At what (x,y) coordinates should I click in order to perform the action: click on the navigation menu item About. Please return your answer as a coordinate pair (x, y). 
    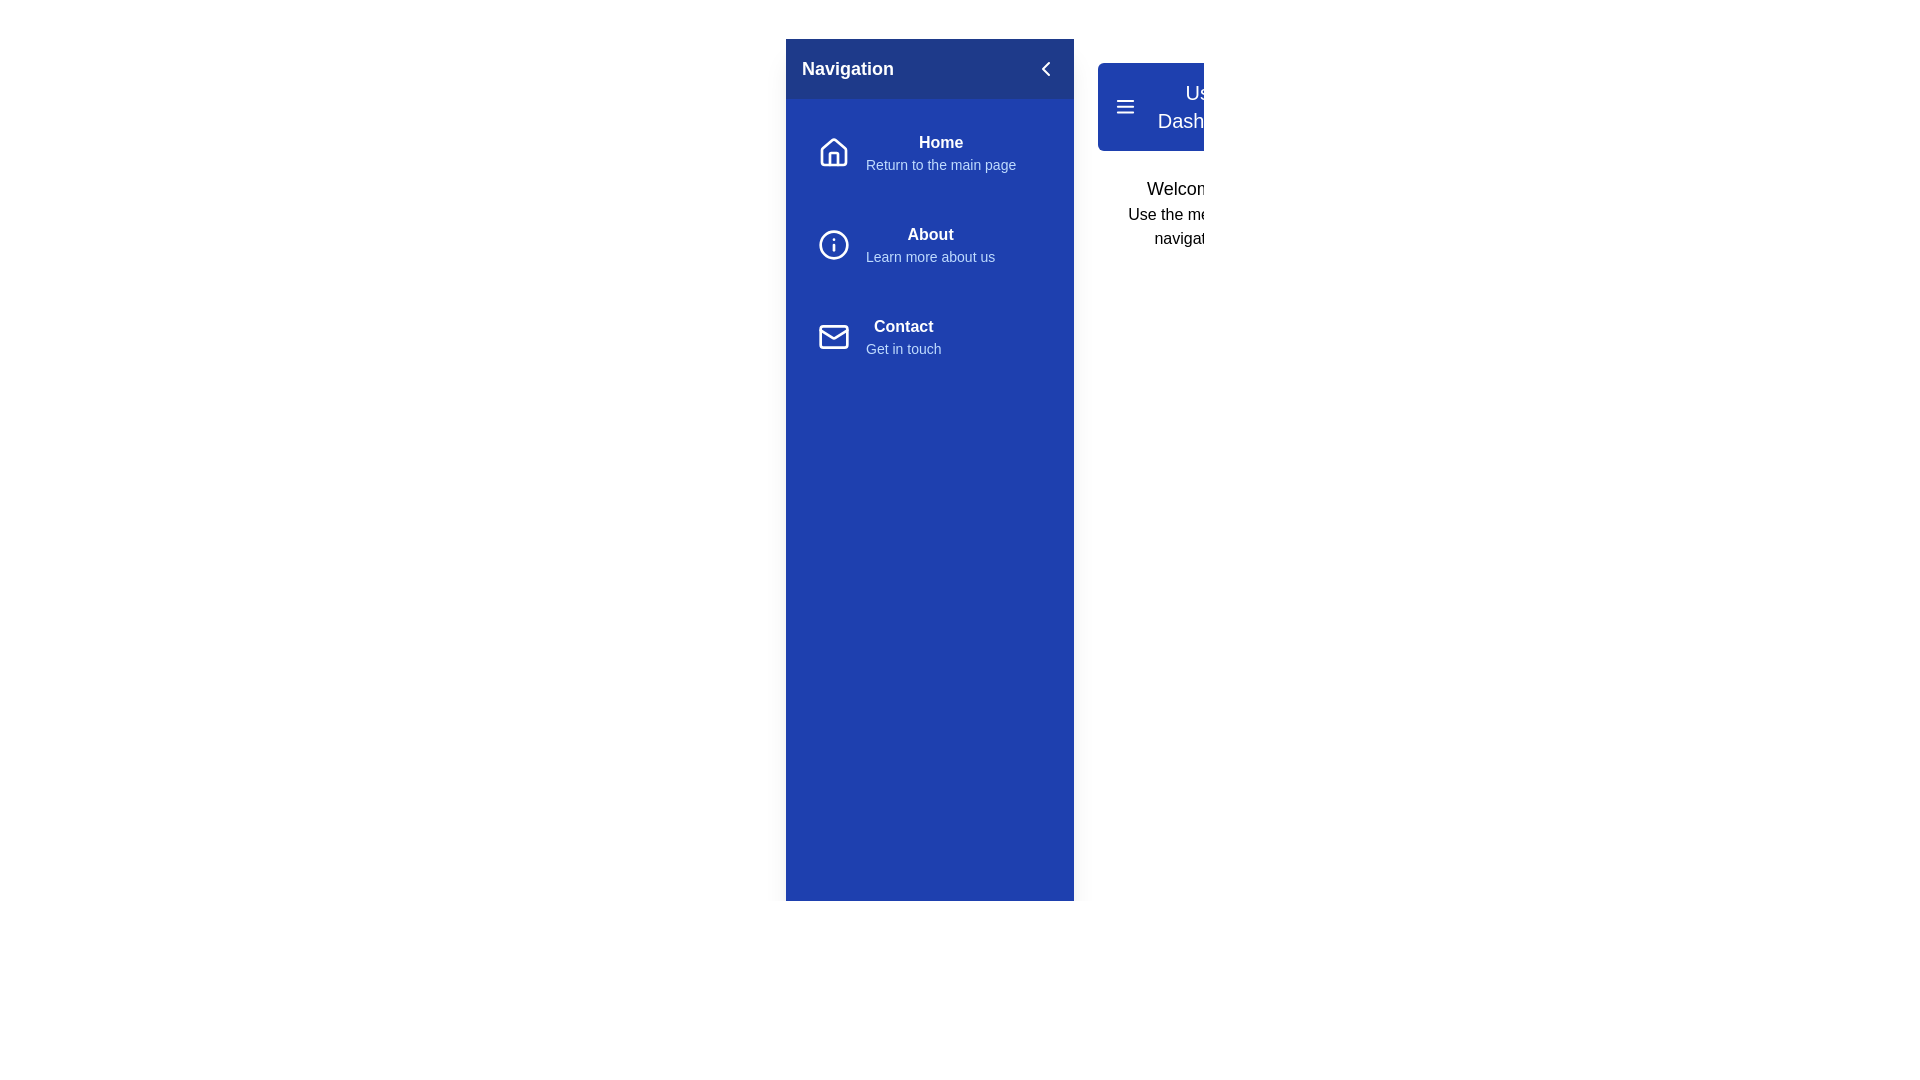
    Looking at the image, I should click on (929, 244).